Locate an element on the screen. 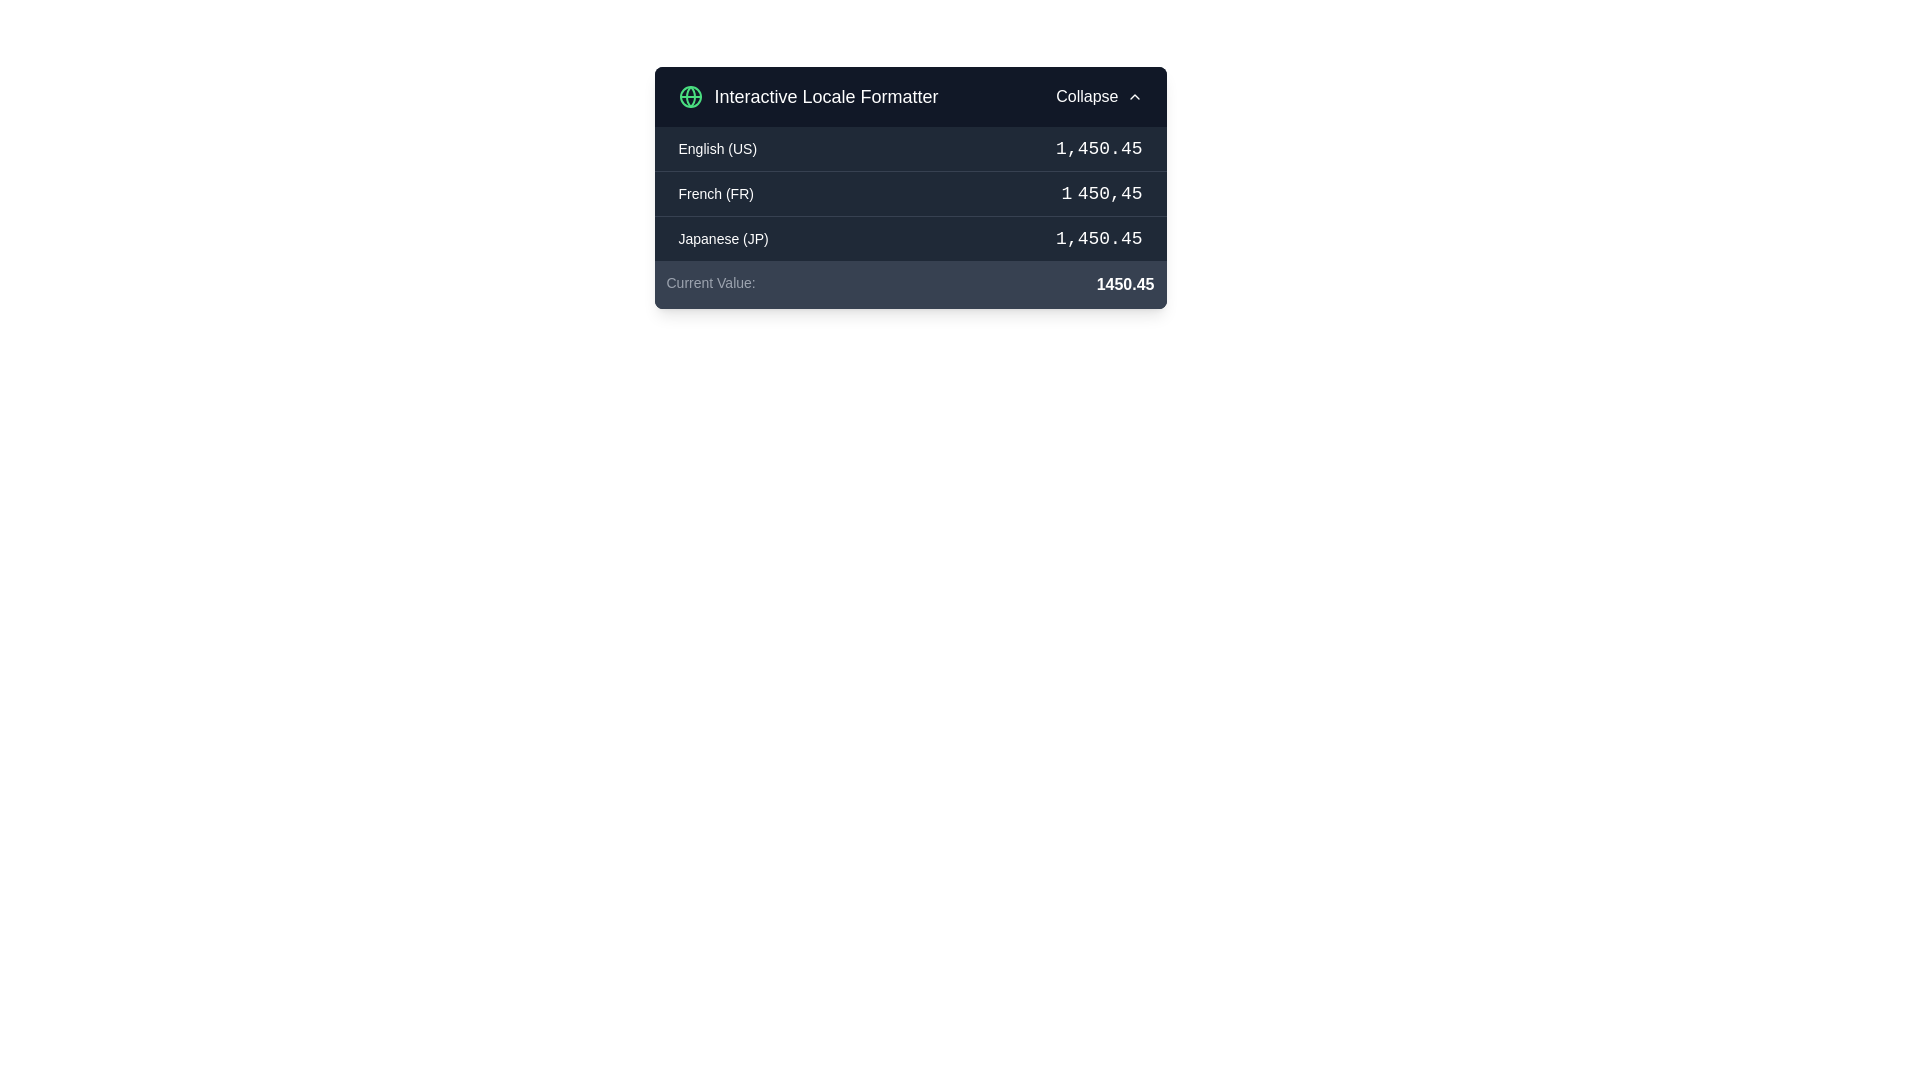  the small, upward-pointing chevron icon located to the right of the 'Collapse' text is located at coordinates (1134, 96).